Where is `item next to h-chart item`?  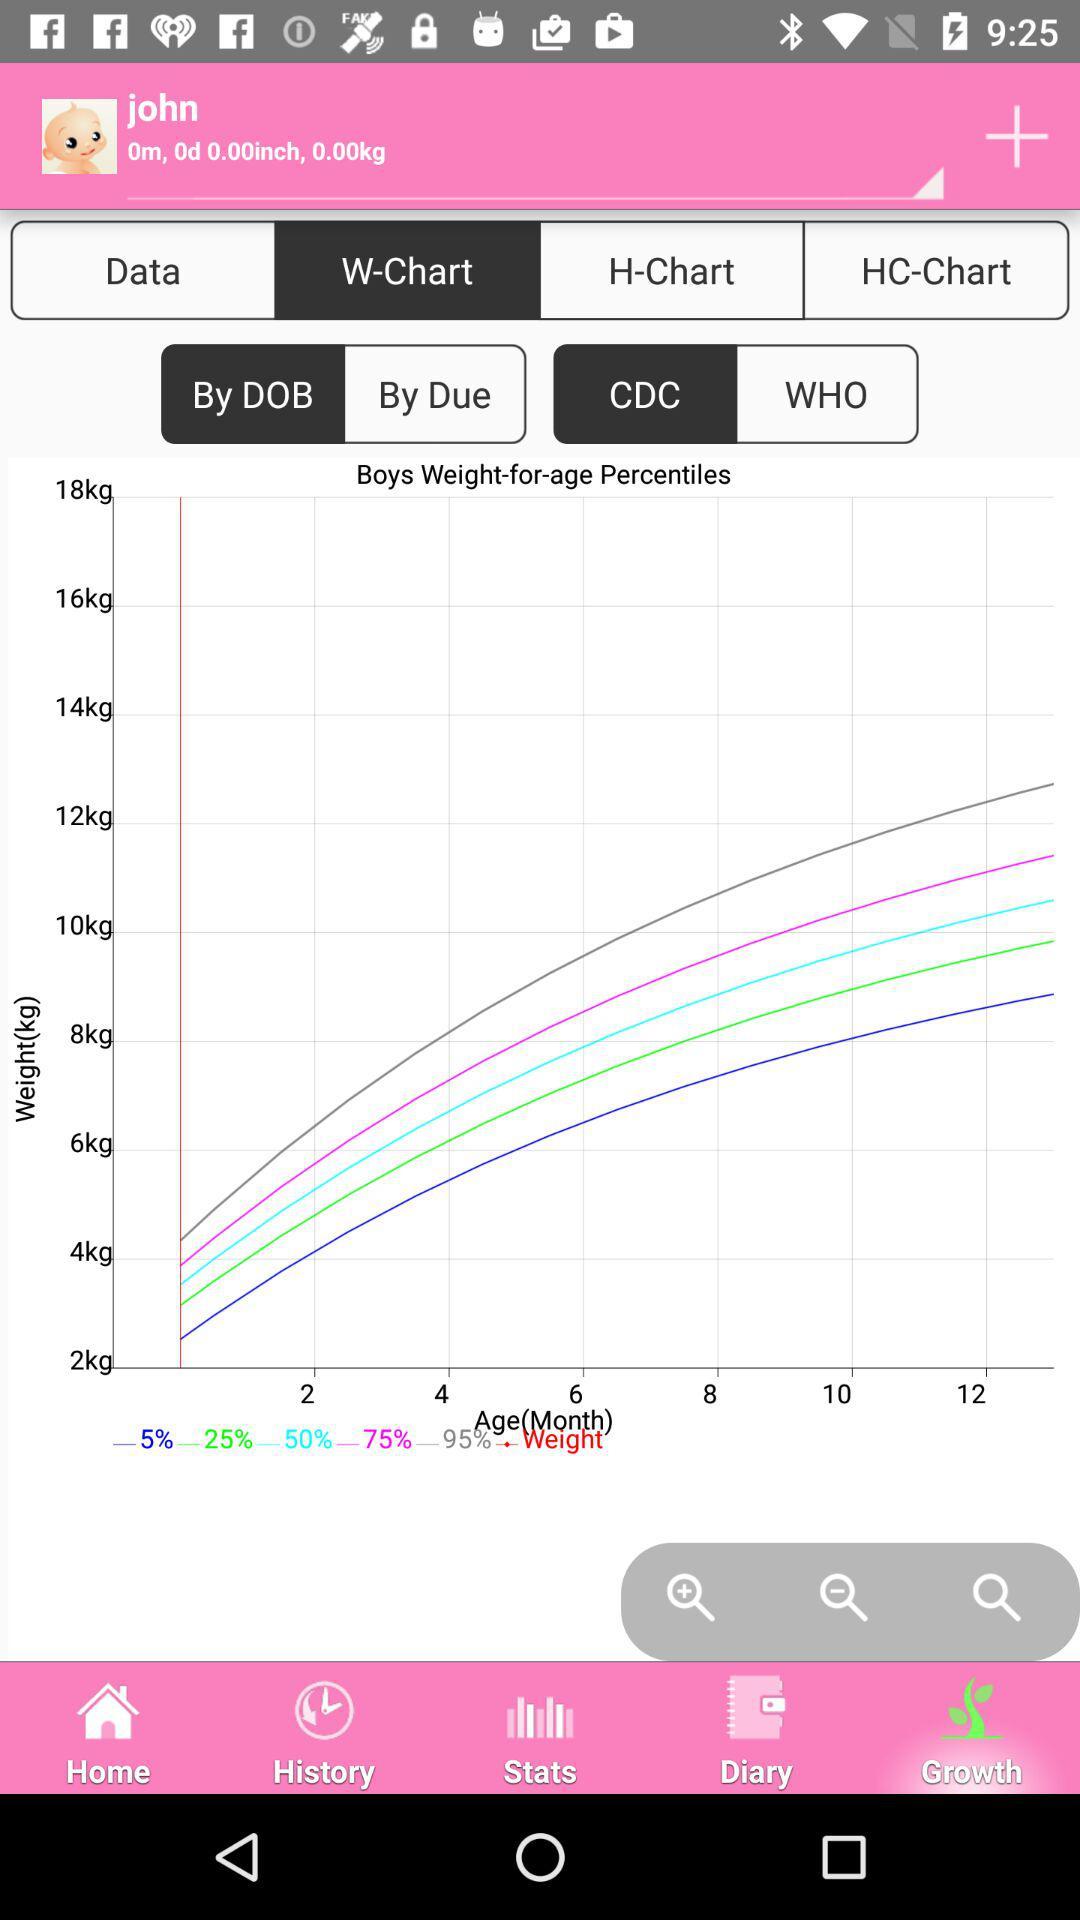
item next to h-chart item is located at coordinates (936, 269).